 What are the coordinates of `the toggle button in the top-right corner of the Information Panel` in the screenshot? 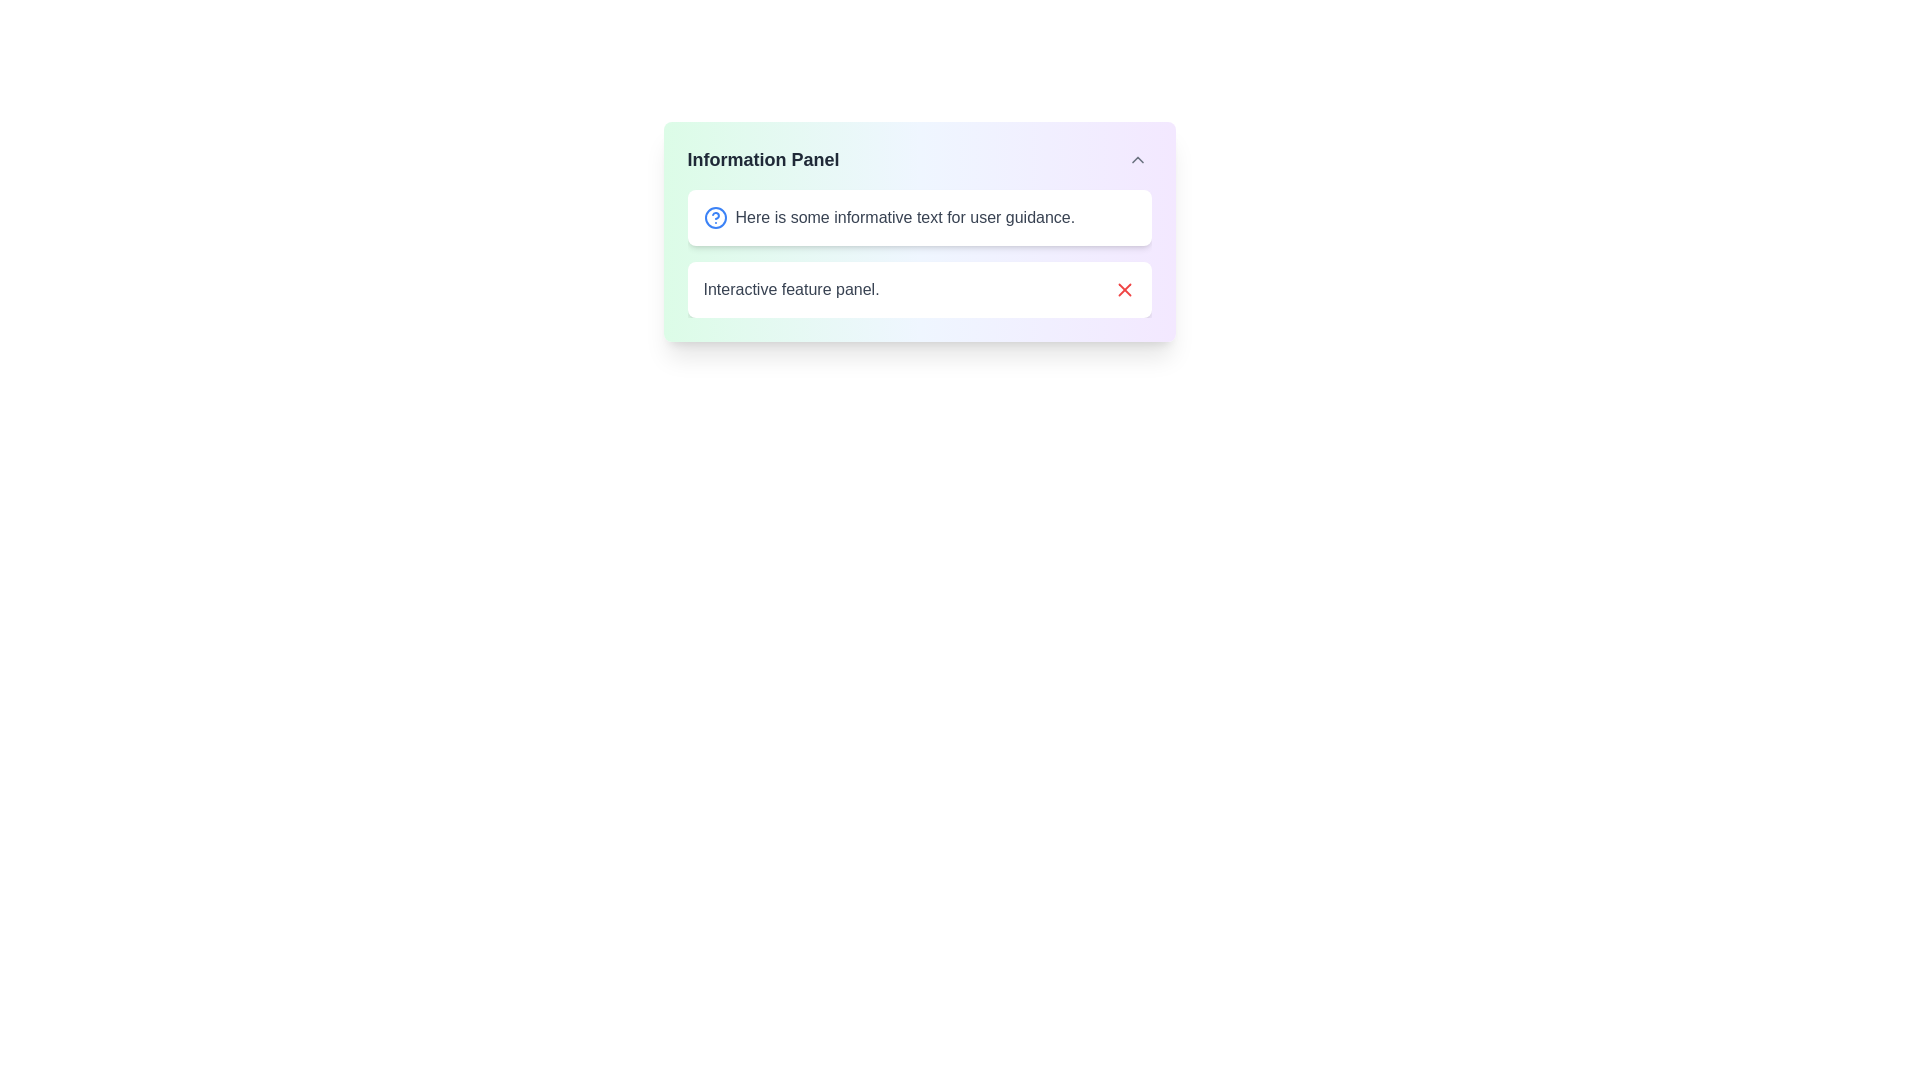 It's located at (1137, 158).